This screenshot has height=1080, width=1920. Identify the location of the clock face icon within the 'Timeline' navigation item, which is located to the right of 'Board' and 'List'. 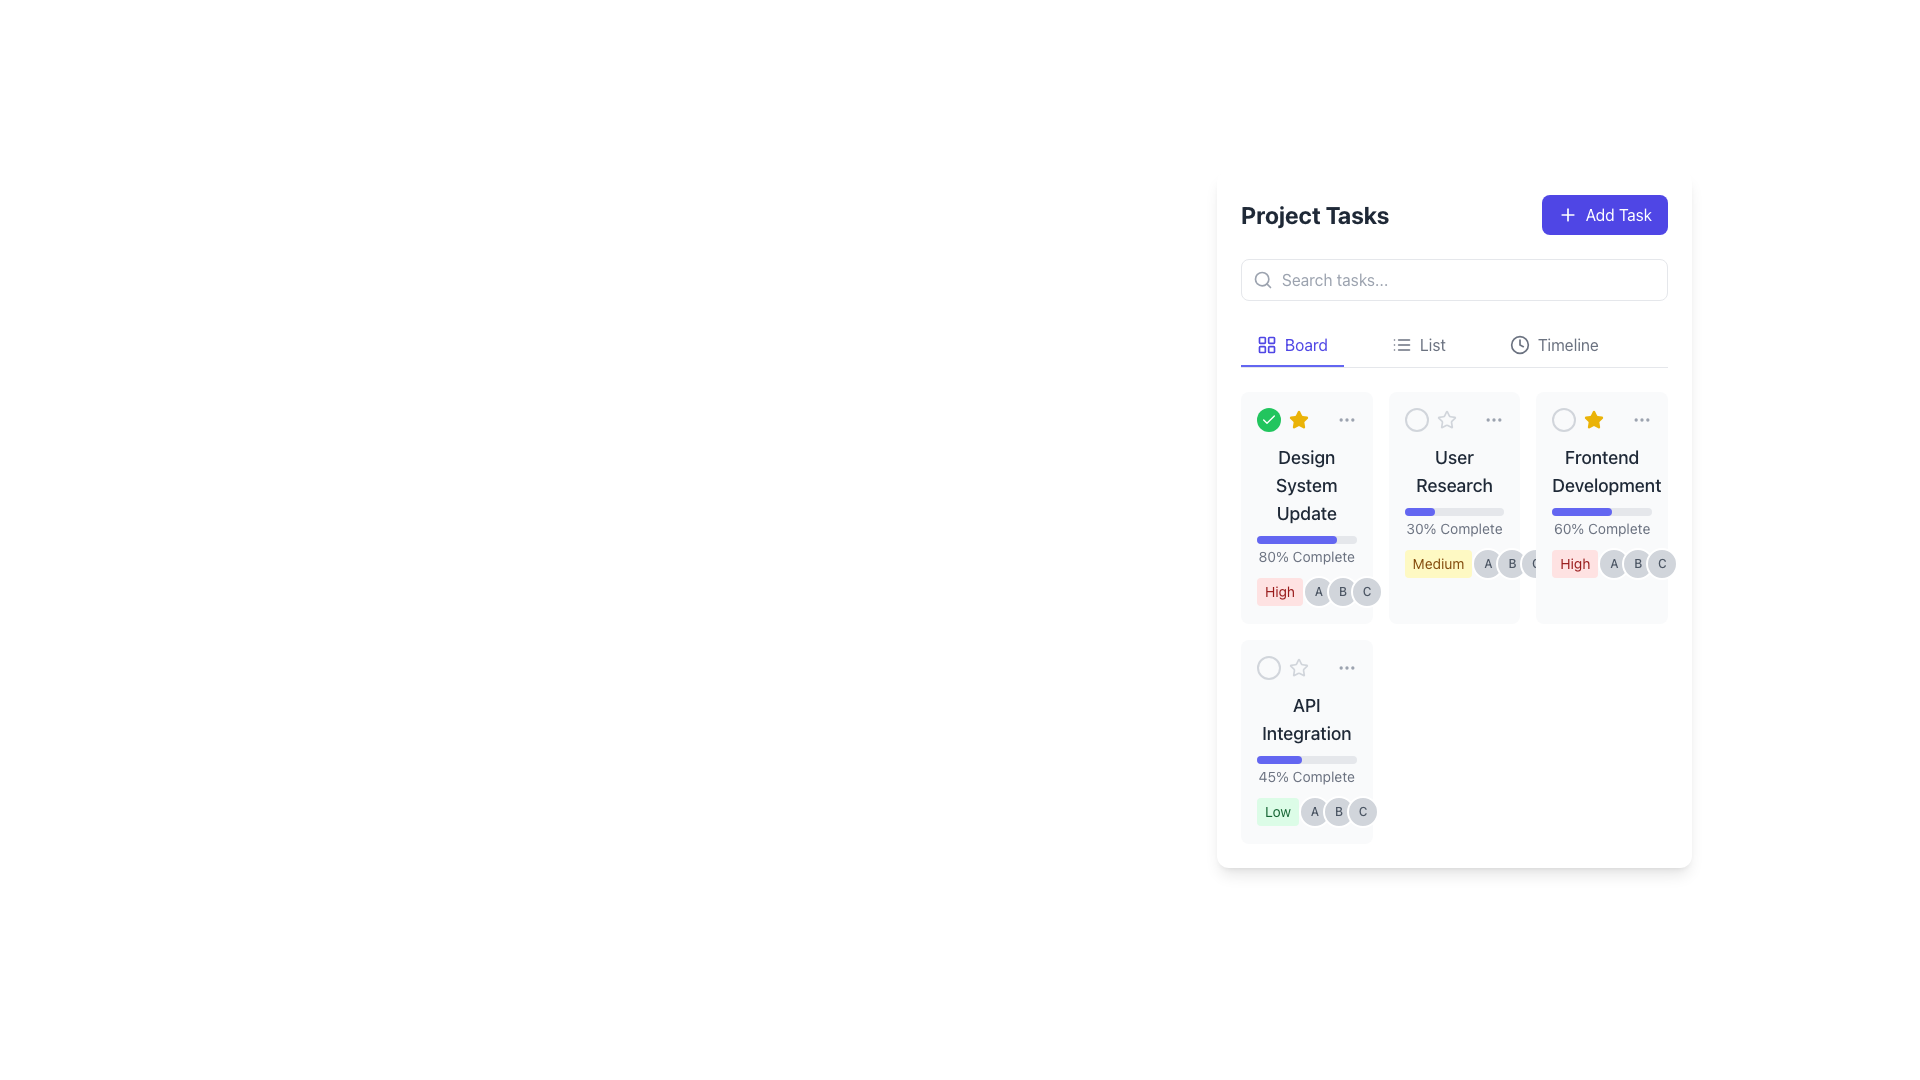
(1519, 343).